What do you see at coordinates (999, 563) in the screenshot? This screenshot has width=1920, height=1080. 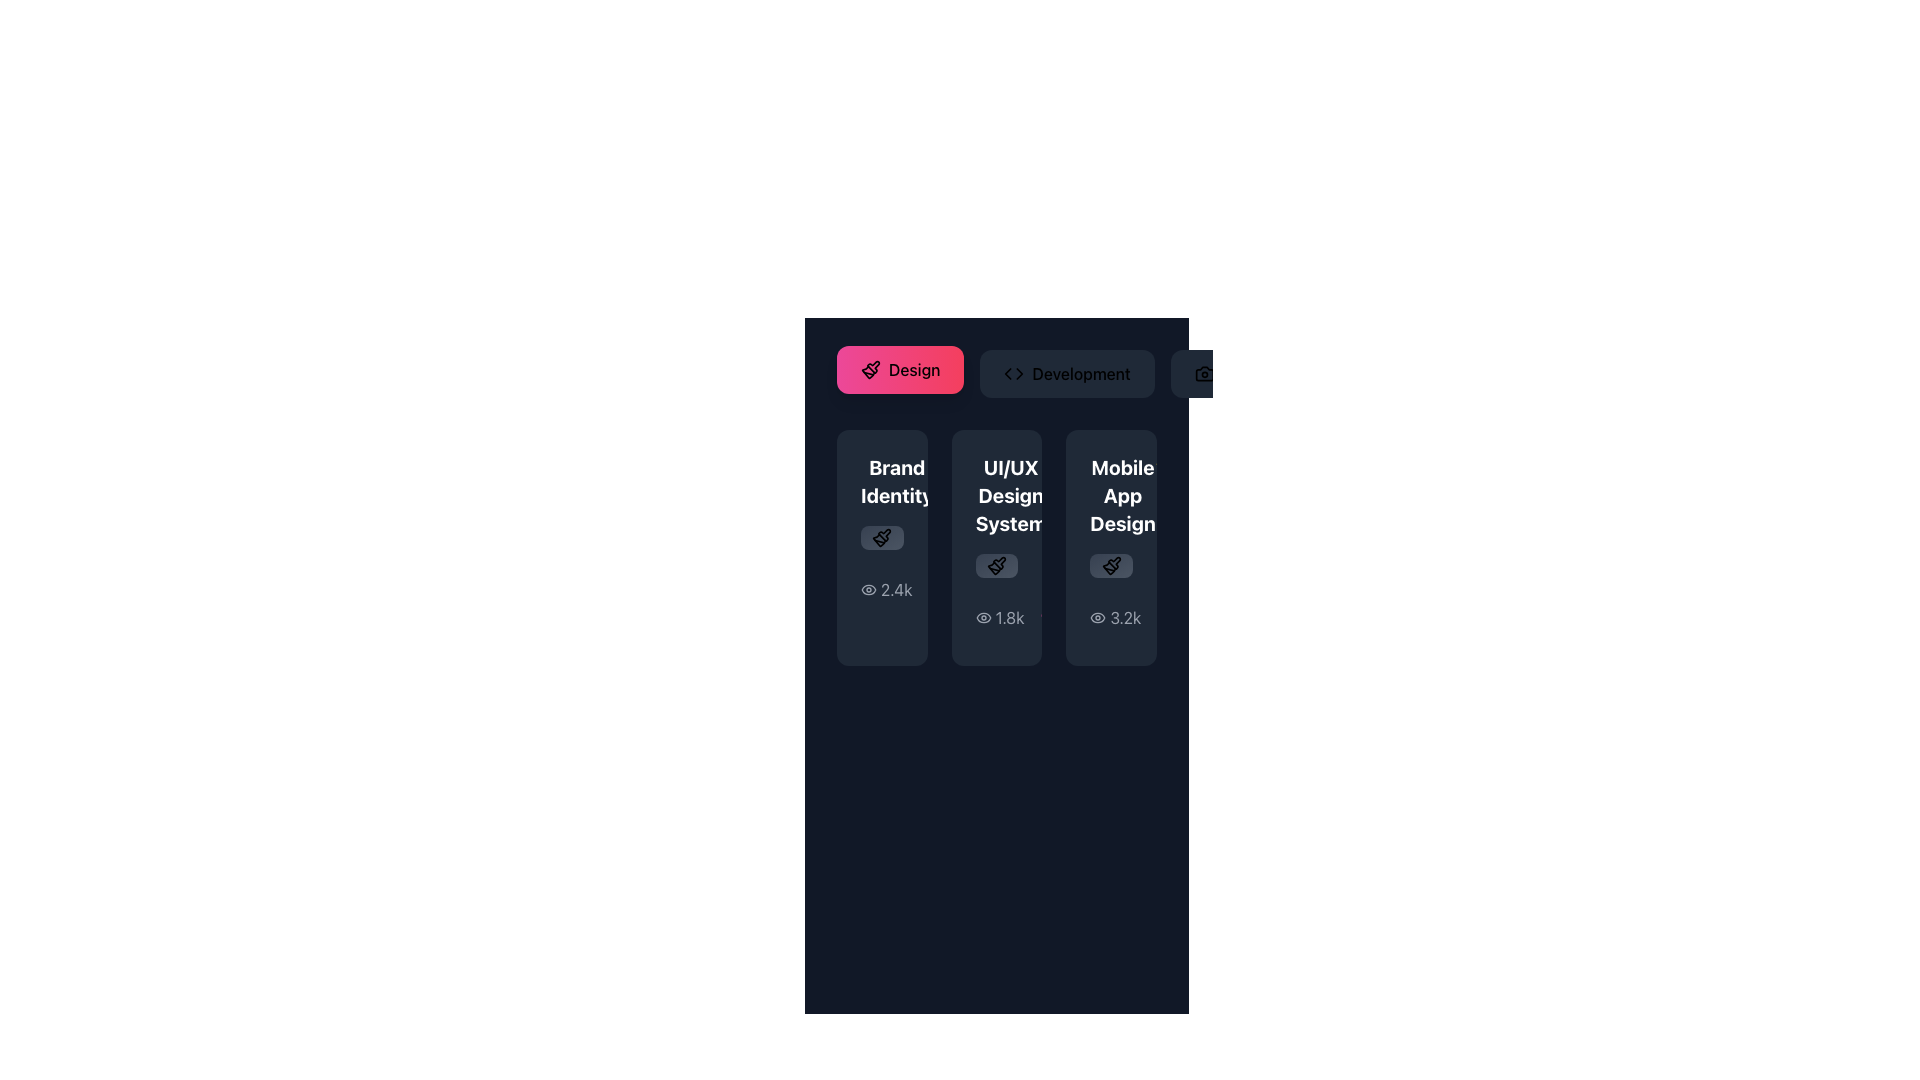 I see `the paintbrush icon located on the second card labeled 'UI/UX Design System' in the 'Design' category` at bounding box center [999, 563].